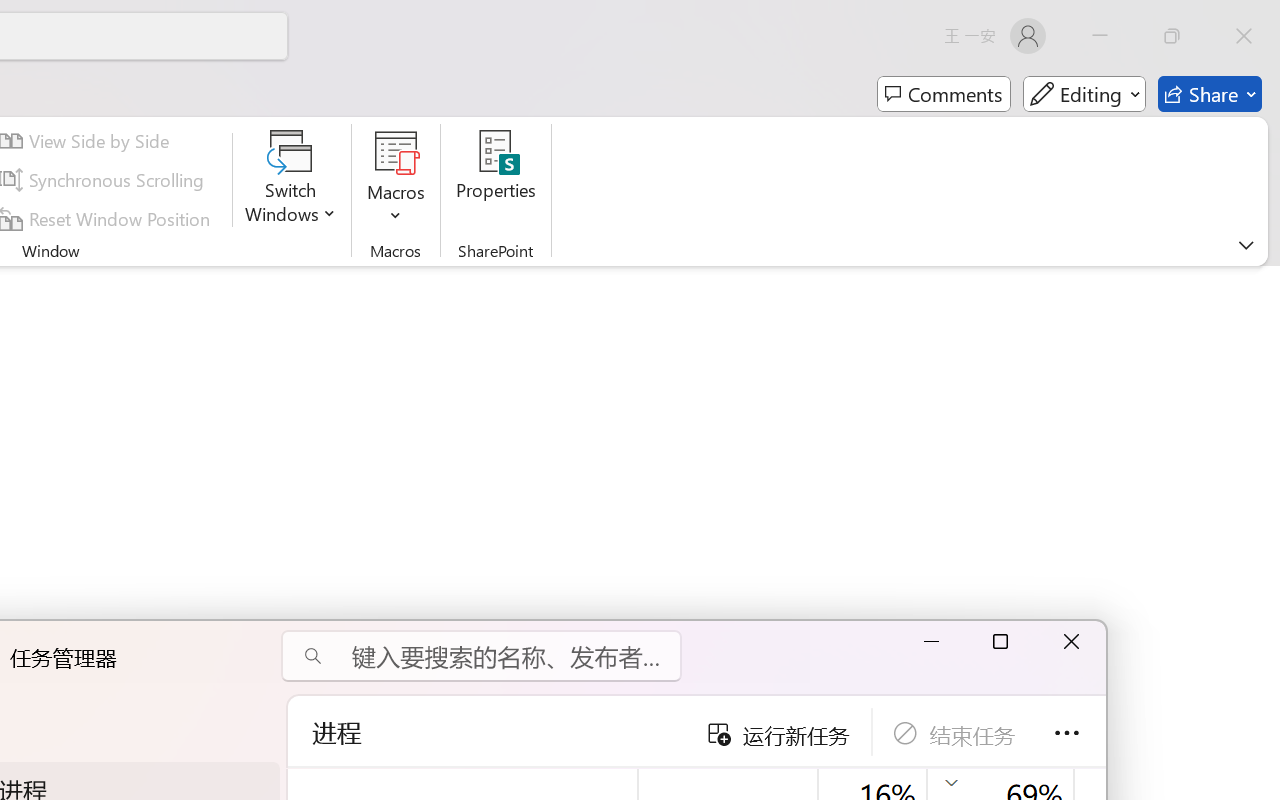  What do you see at coordinates (290, 179) in the screenshot?
I see `'Switch Windows'` at bounding box center [290, 179].